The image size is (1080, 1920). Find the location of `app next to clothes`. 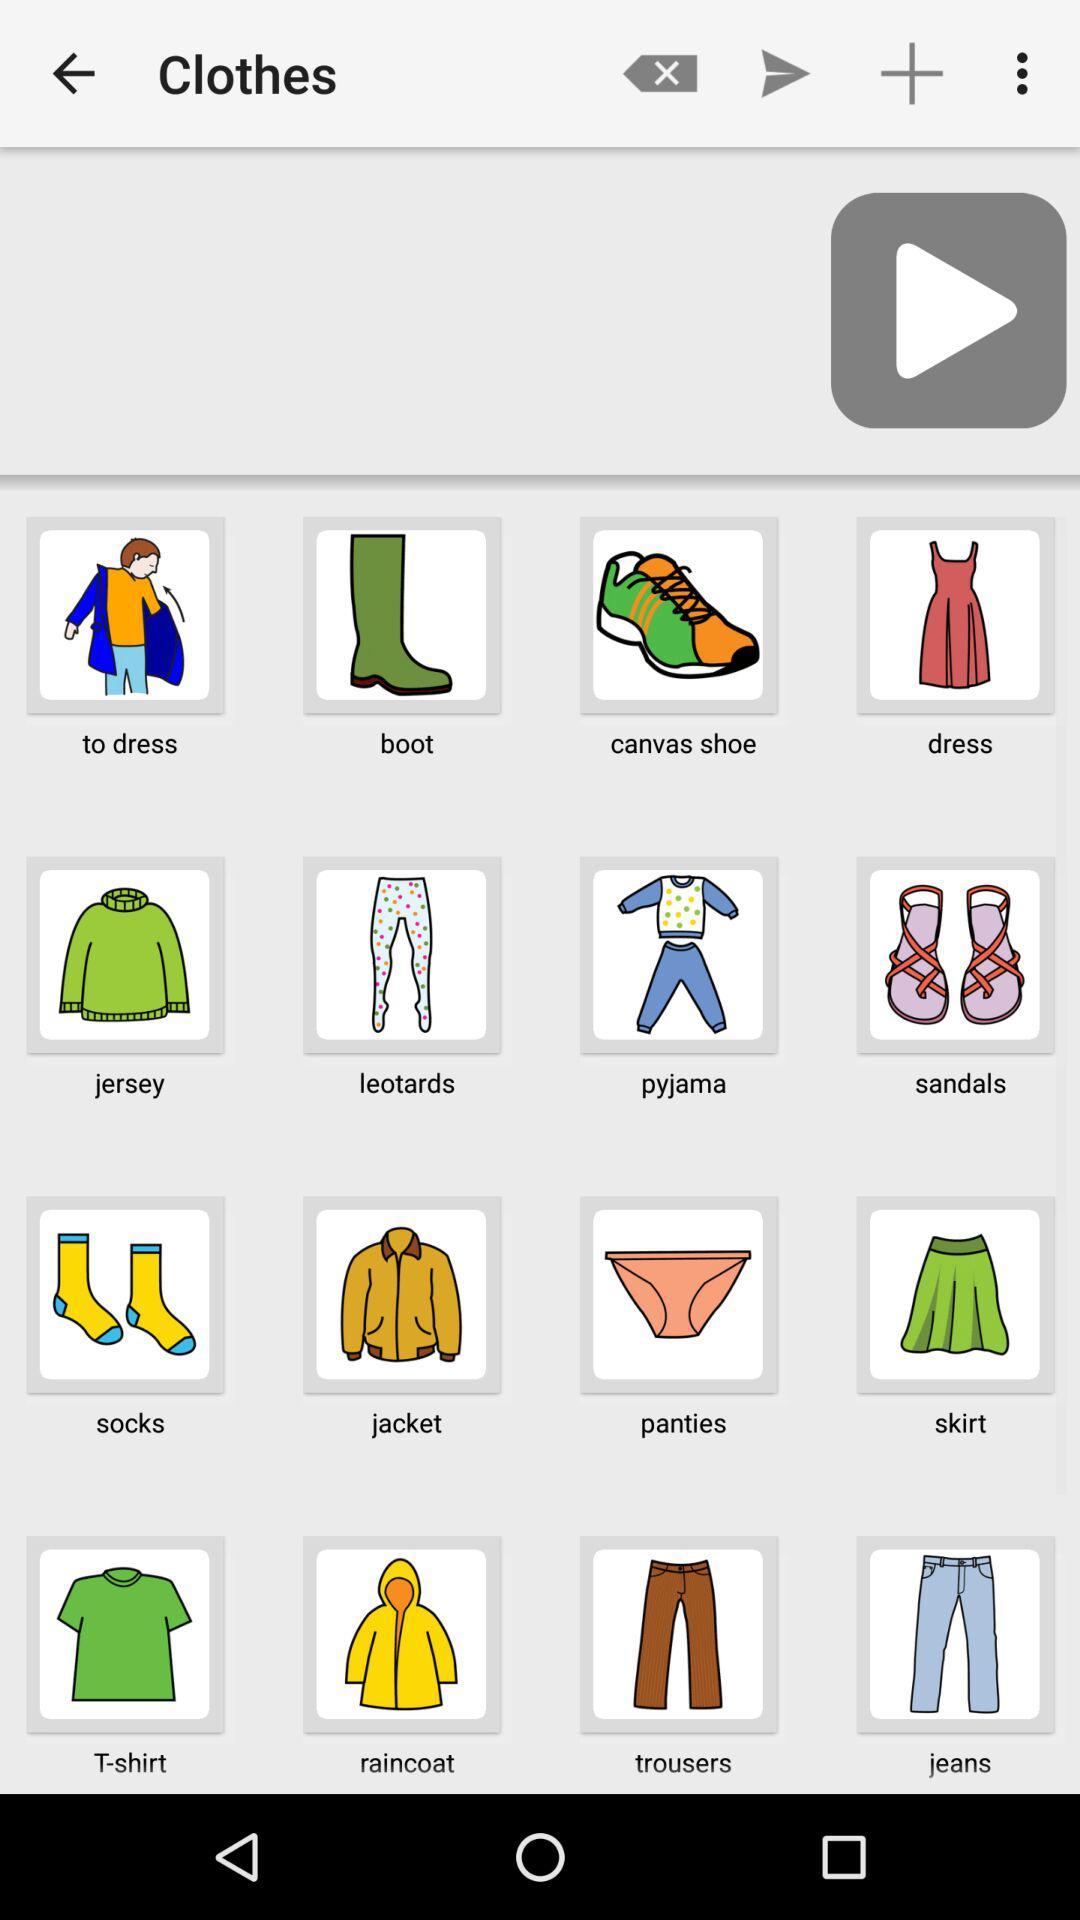

app next to clothes is located at coordinates (72, 73).